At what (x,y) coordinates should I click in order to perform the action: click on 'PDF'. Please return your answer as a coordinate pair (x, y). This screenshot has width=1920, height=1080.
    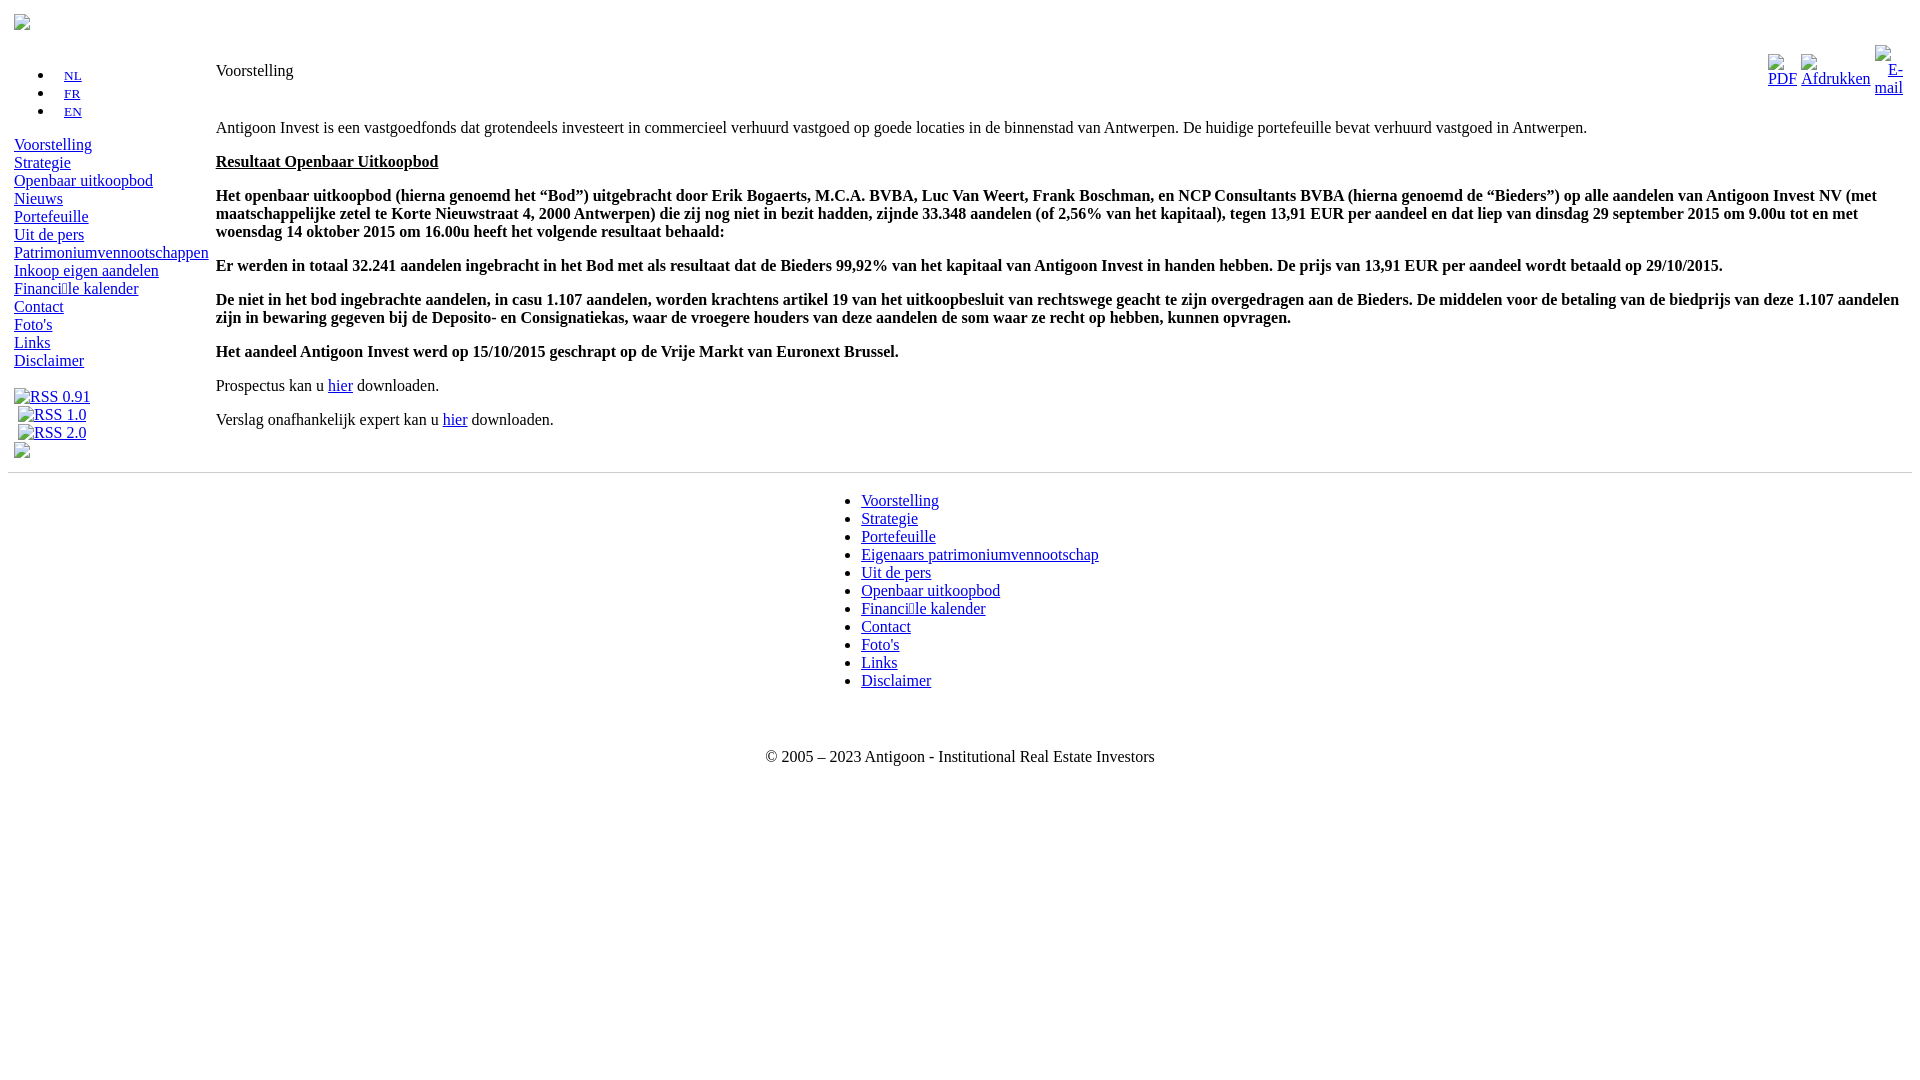
    Looking at the image, I should click on (1782, 64).